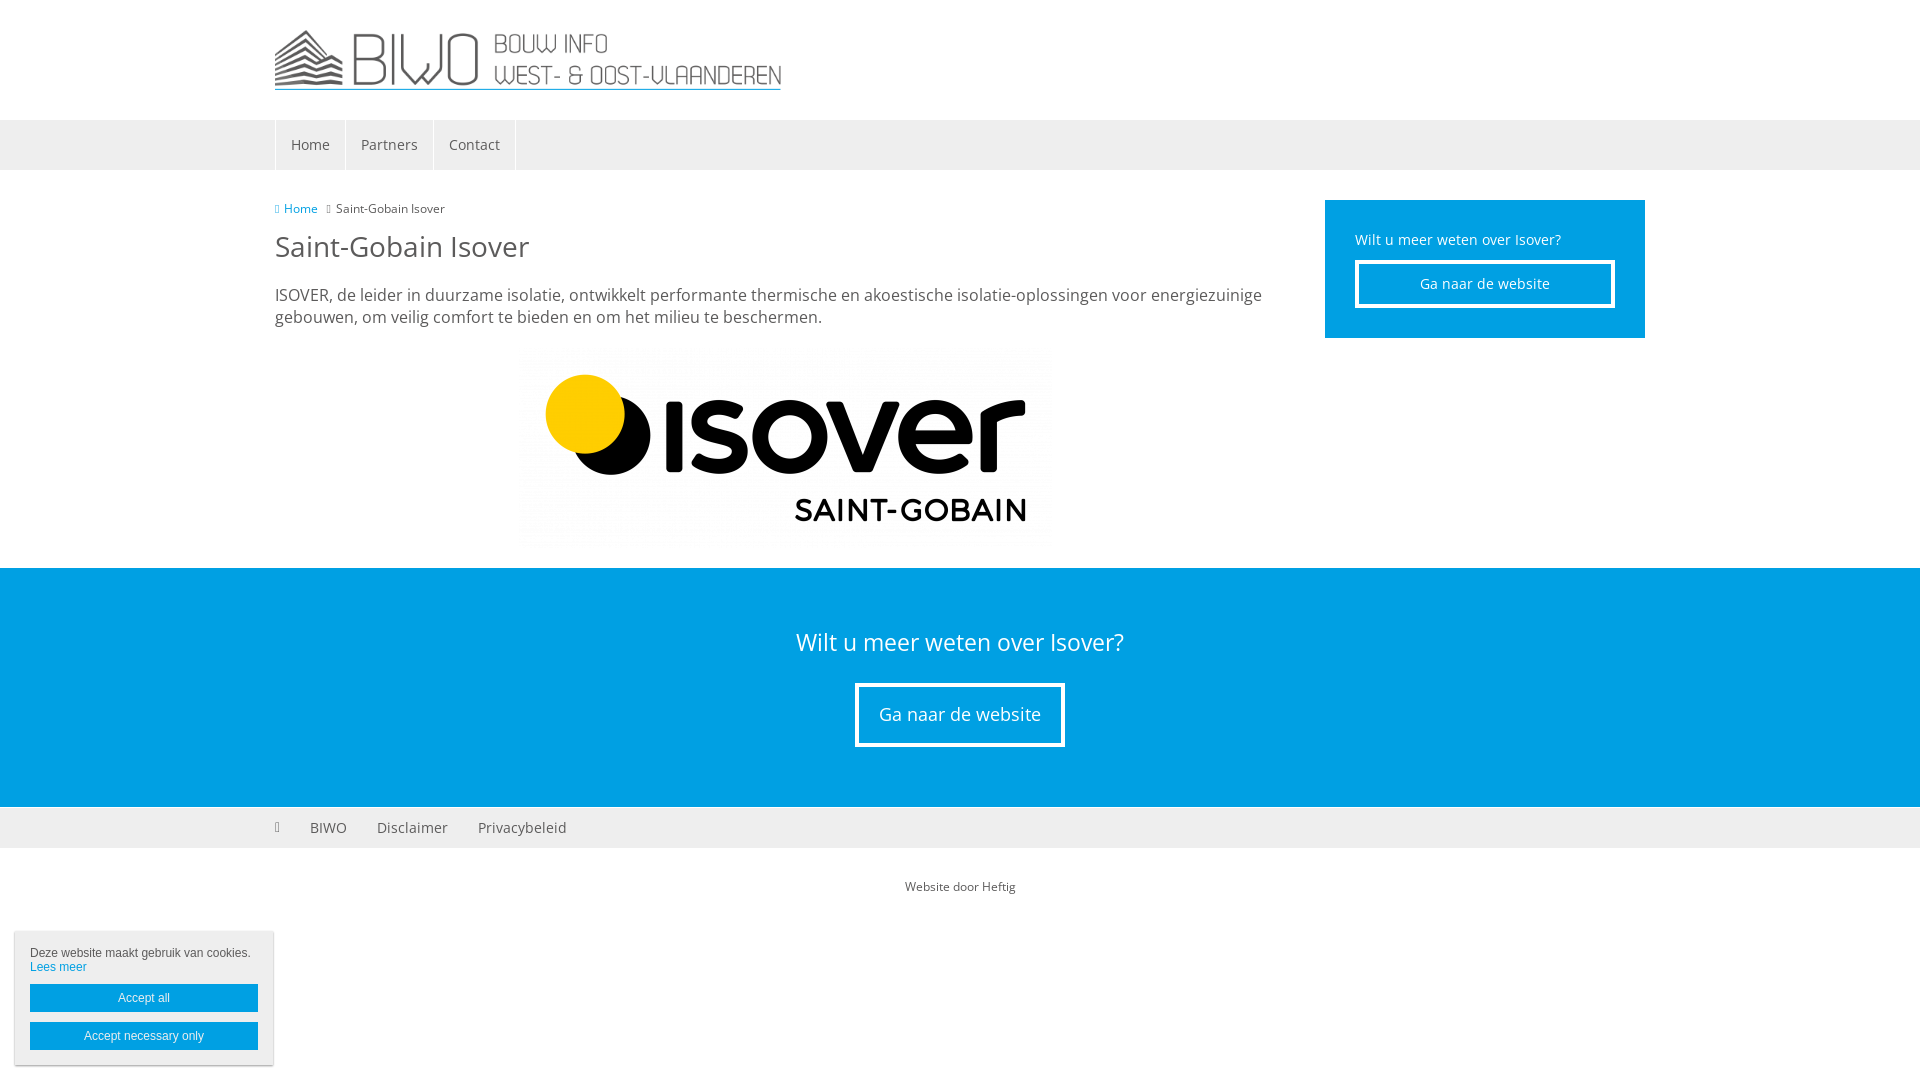 The height and width of the screenshot is (1080, 1920). Describe the element at coordinates (58, 966) in the screenshot. I see `'Lees meer'` at that location.